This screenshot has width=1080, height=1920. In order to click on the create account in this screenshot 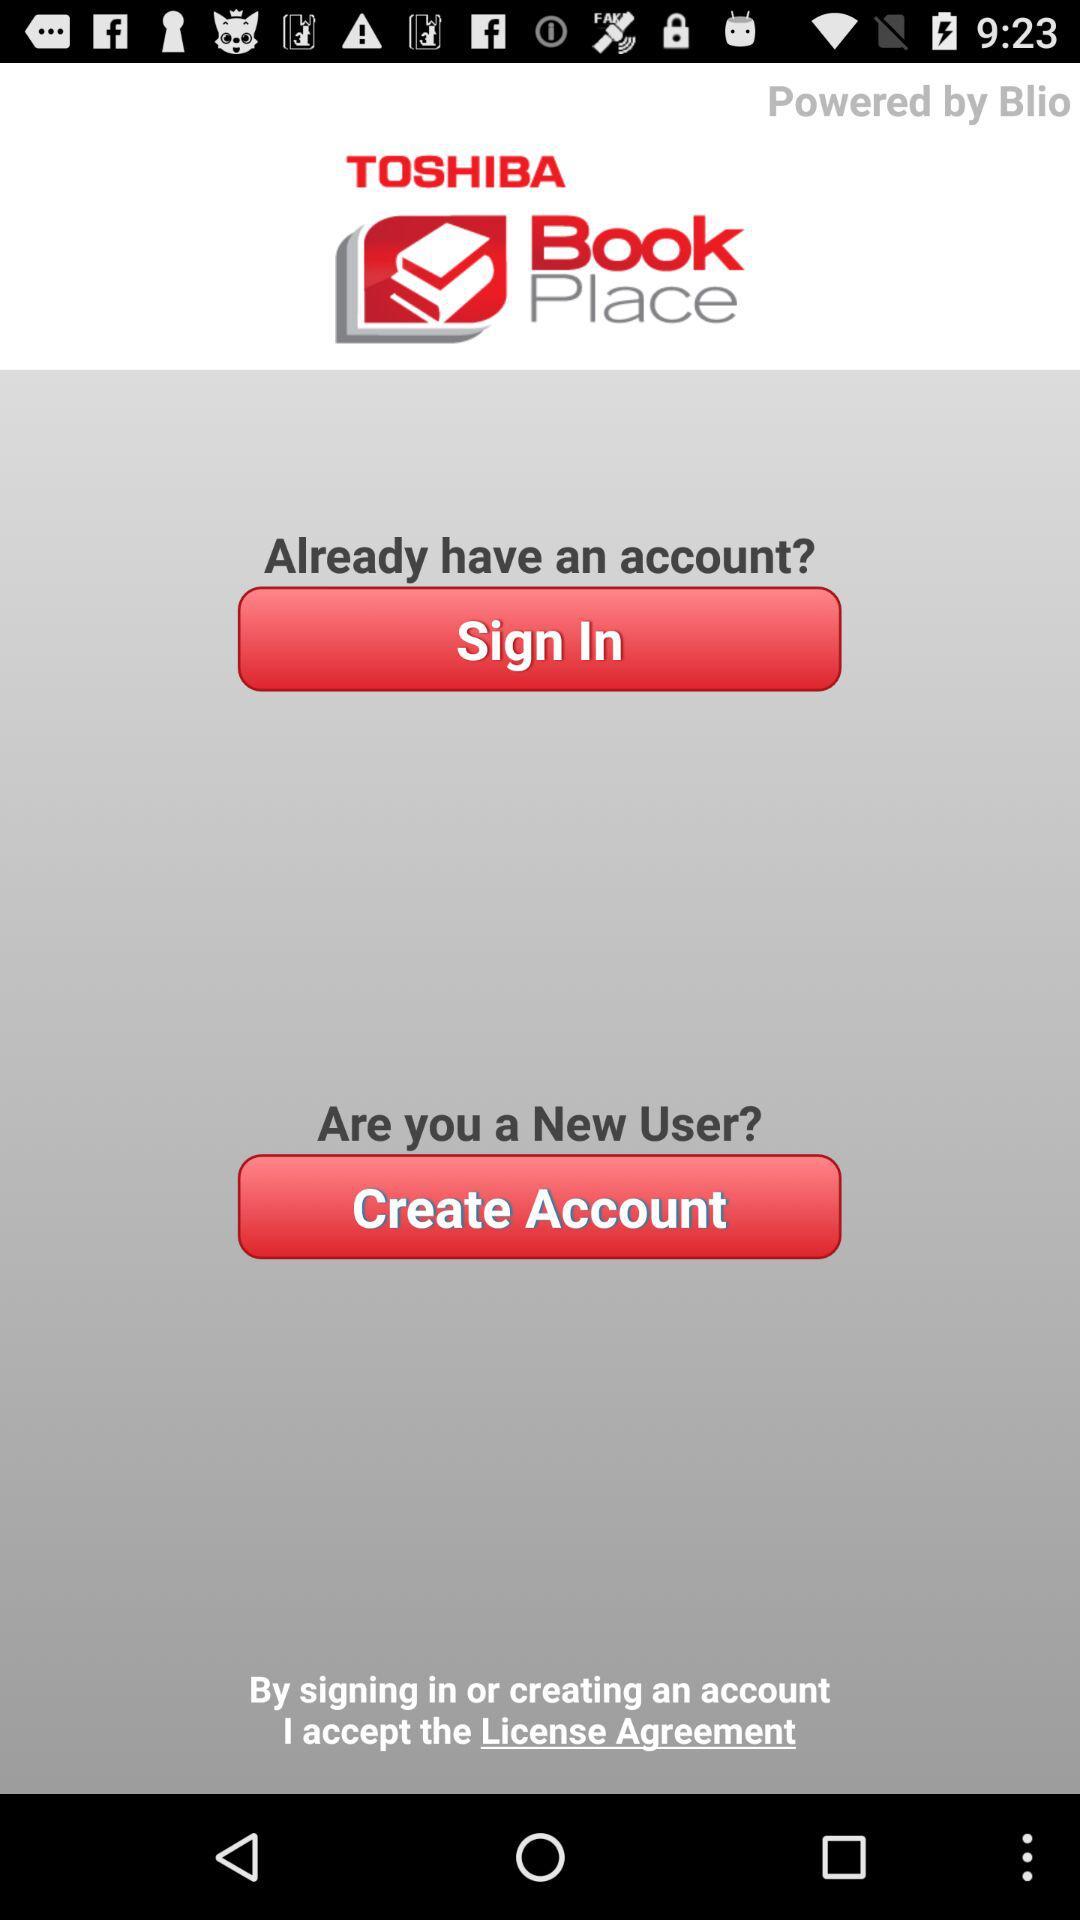, I will do `click(538, 1205)`.